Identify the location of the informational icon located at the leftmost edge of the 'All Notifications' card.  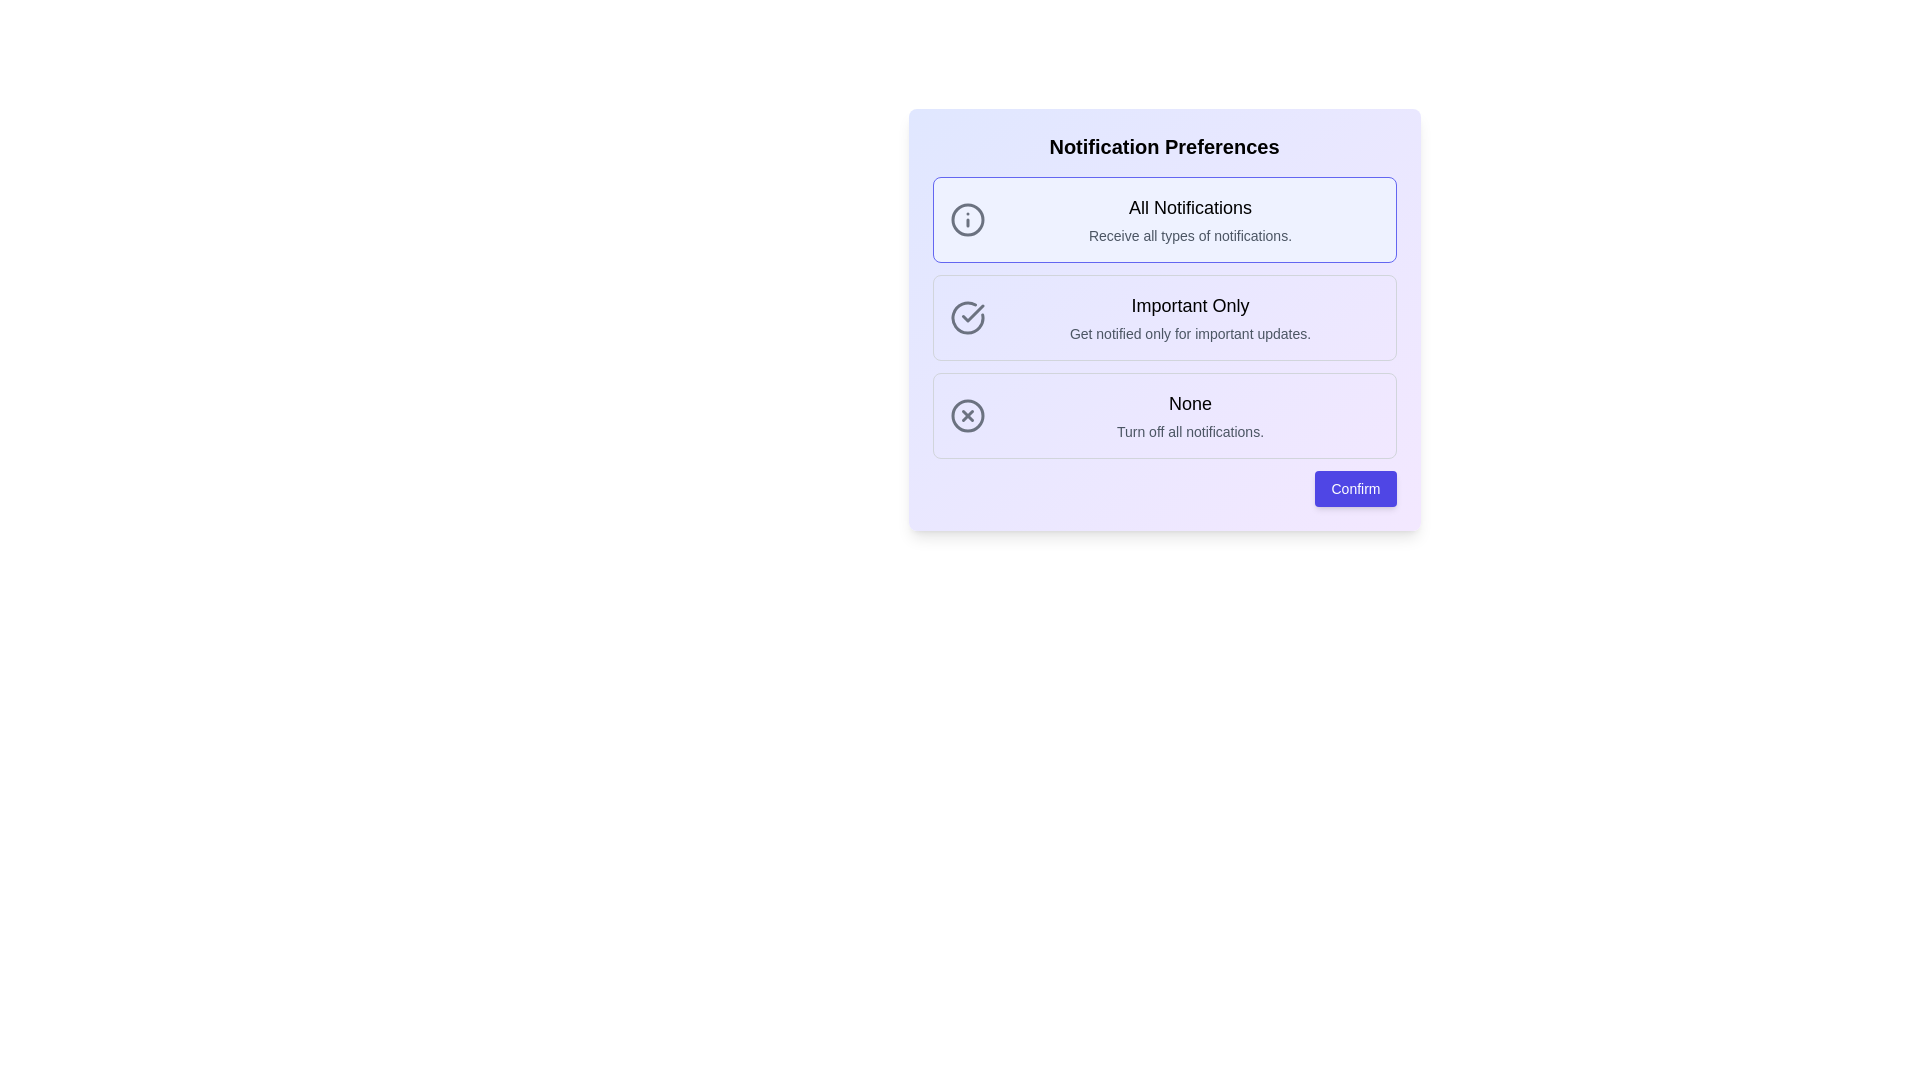
(967, 219).